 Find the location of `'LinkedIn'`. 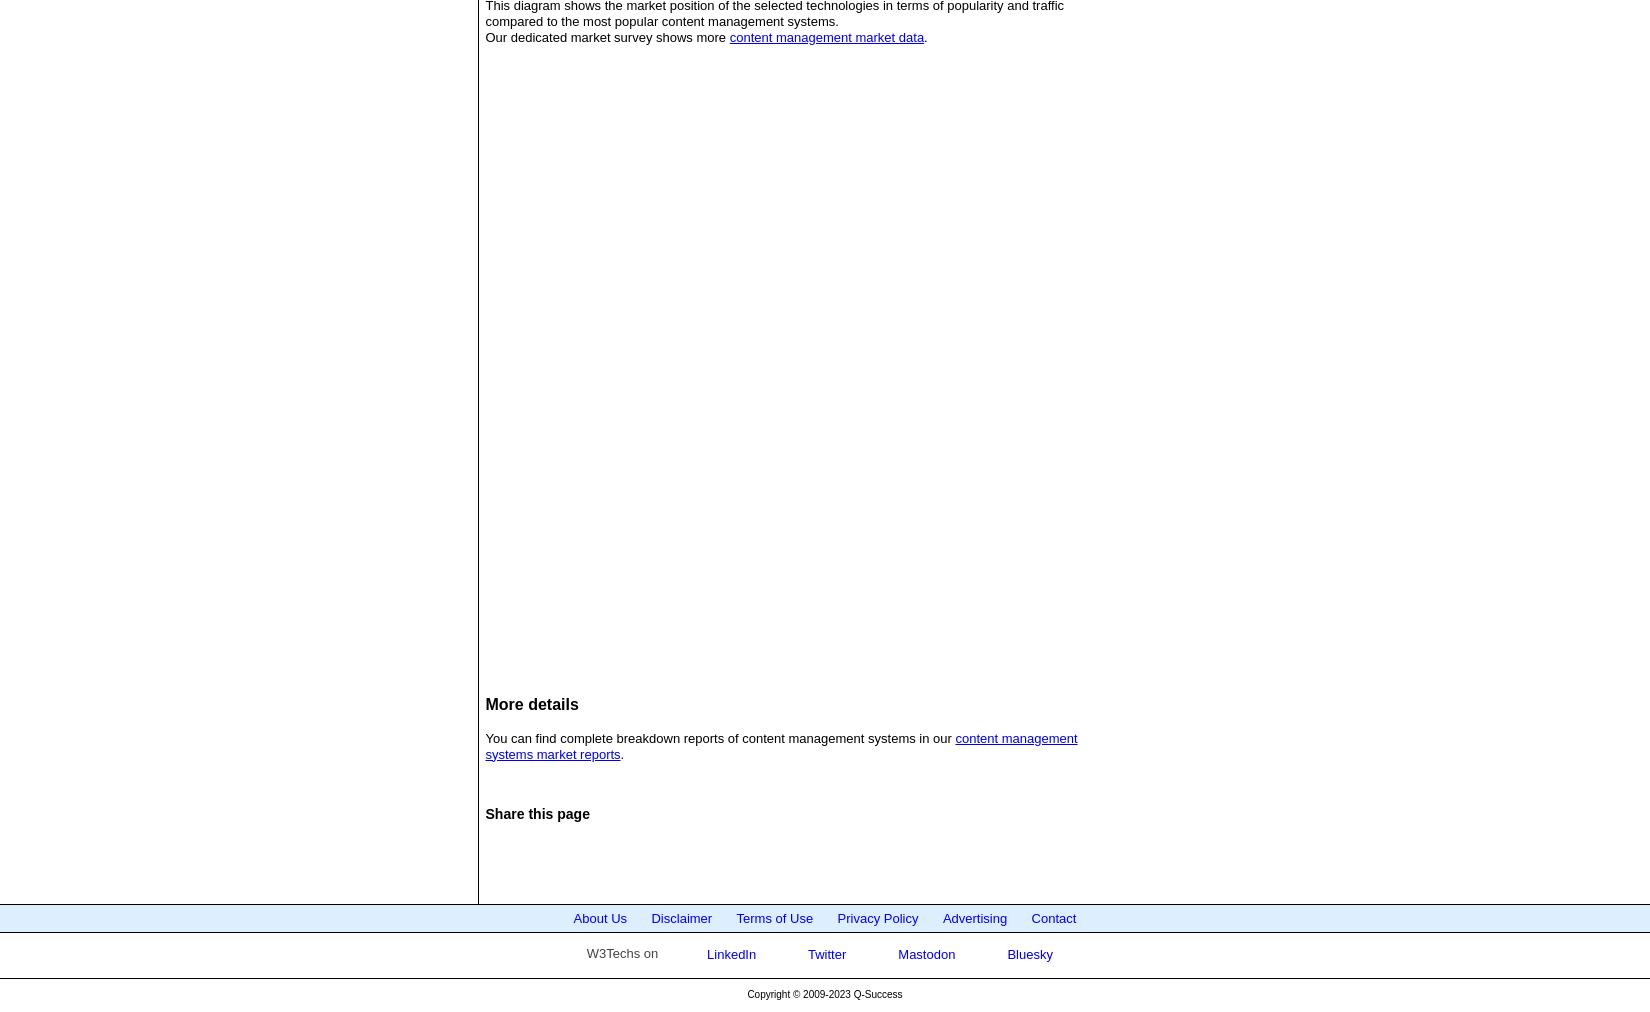

'LinkedIn' is located at coordinates (702, 953).